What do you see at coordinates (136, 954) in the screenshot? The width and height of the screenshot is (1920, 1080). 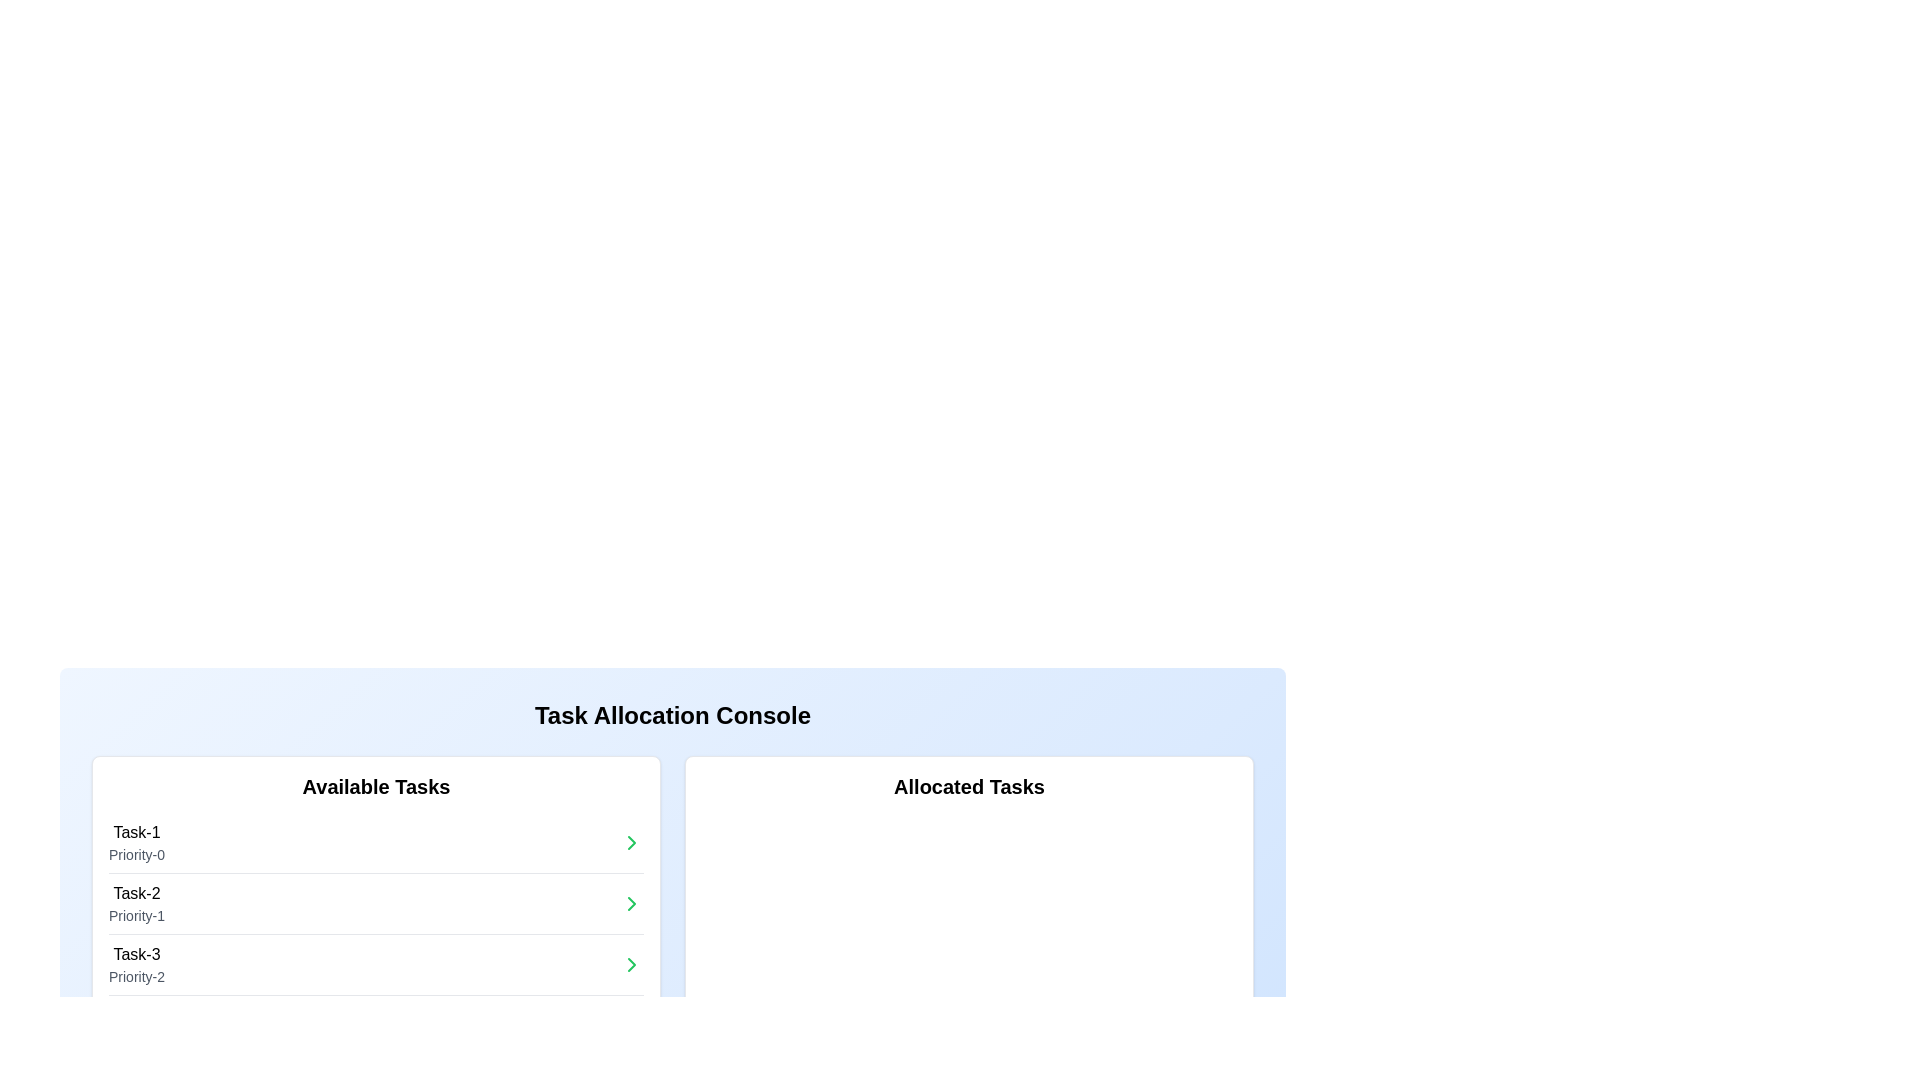 I see `text label displaying the name of the task, which is 'Task-3', located in the third row of the 'Available Tasks' list` at bounding box center [136, 954].